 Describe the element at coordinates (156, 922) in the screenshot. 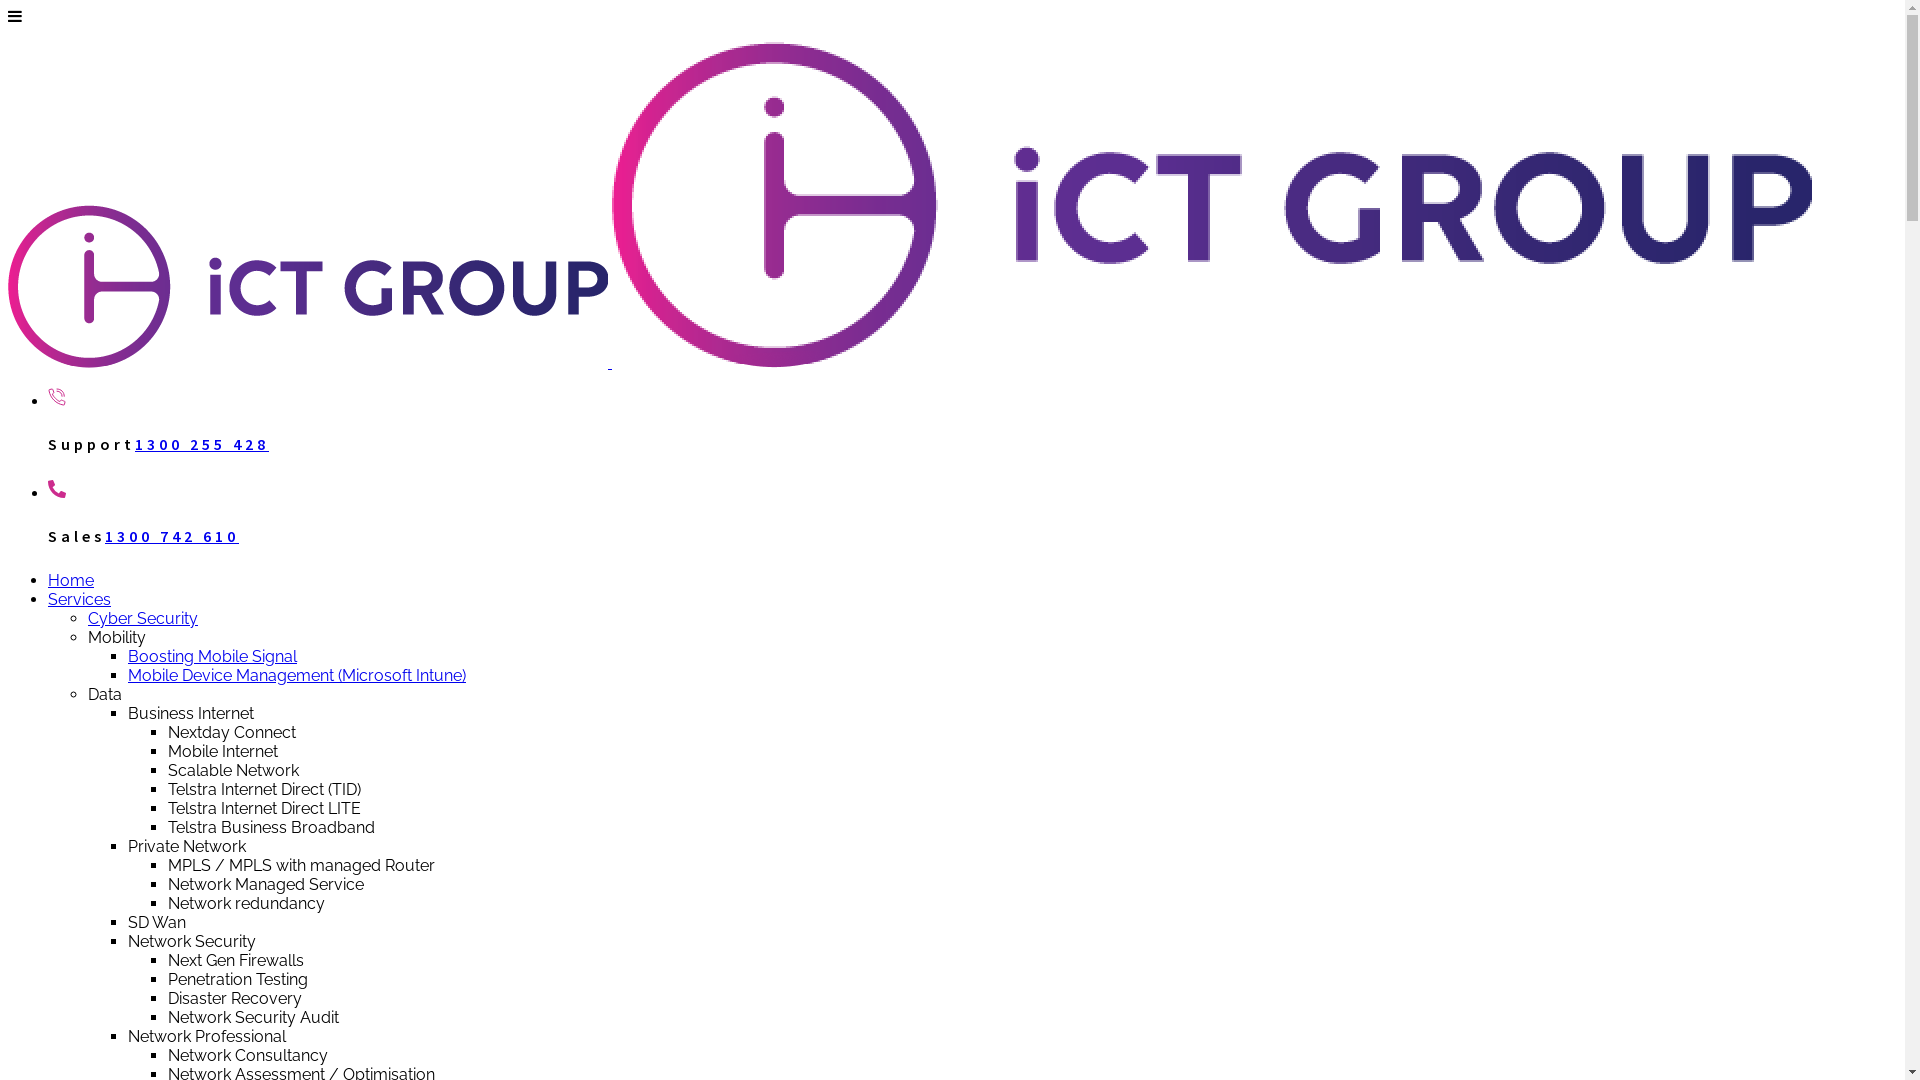

I see `'SD Wan'` at that location.